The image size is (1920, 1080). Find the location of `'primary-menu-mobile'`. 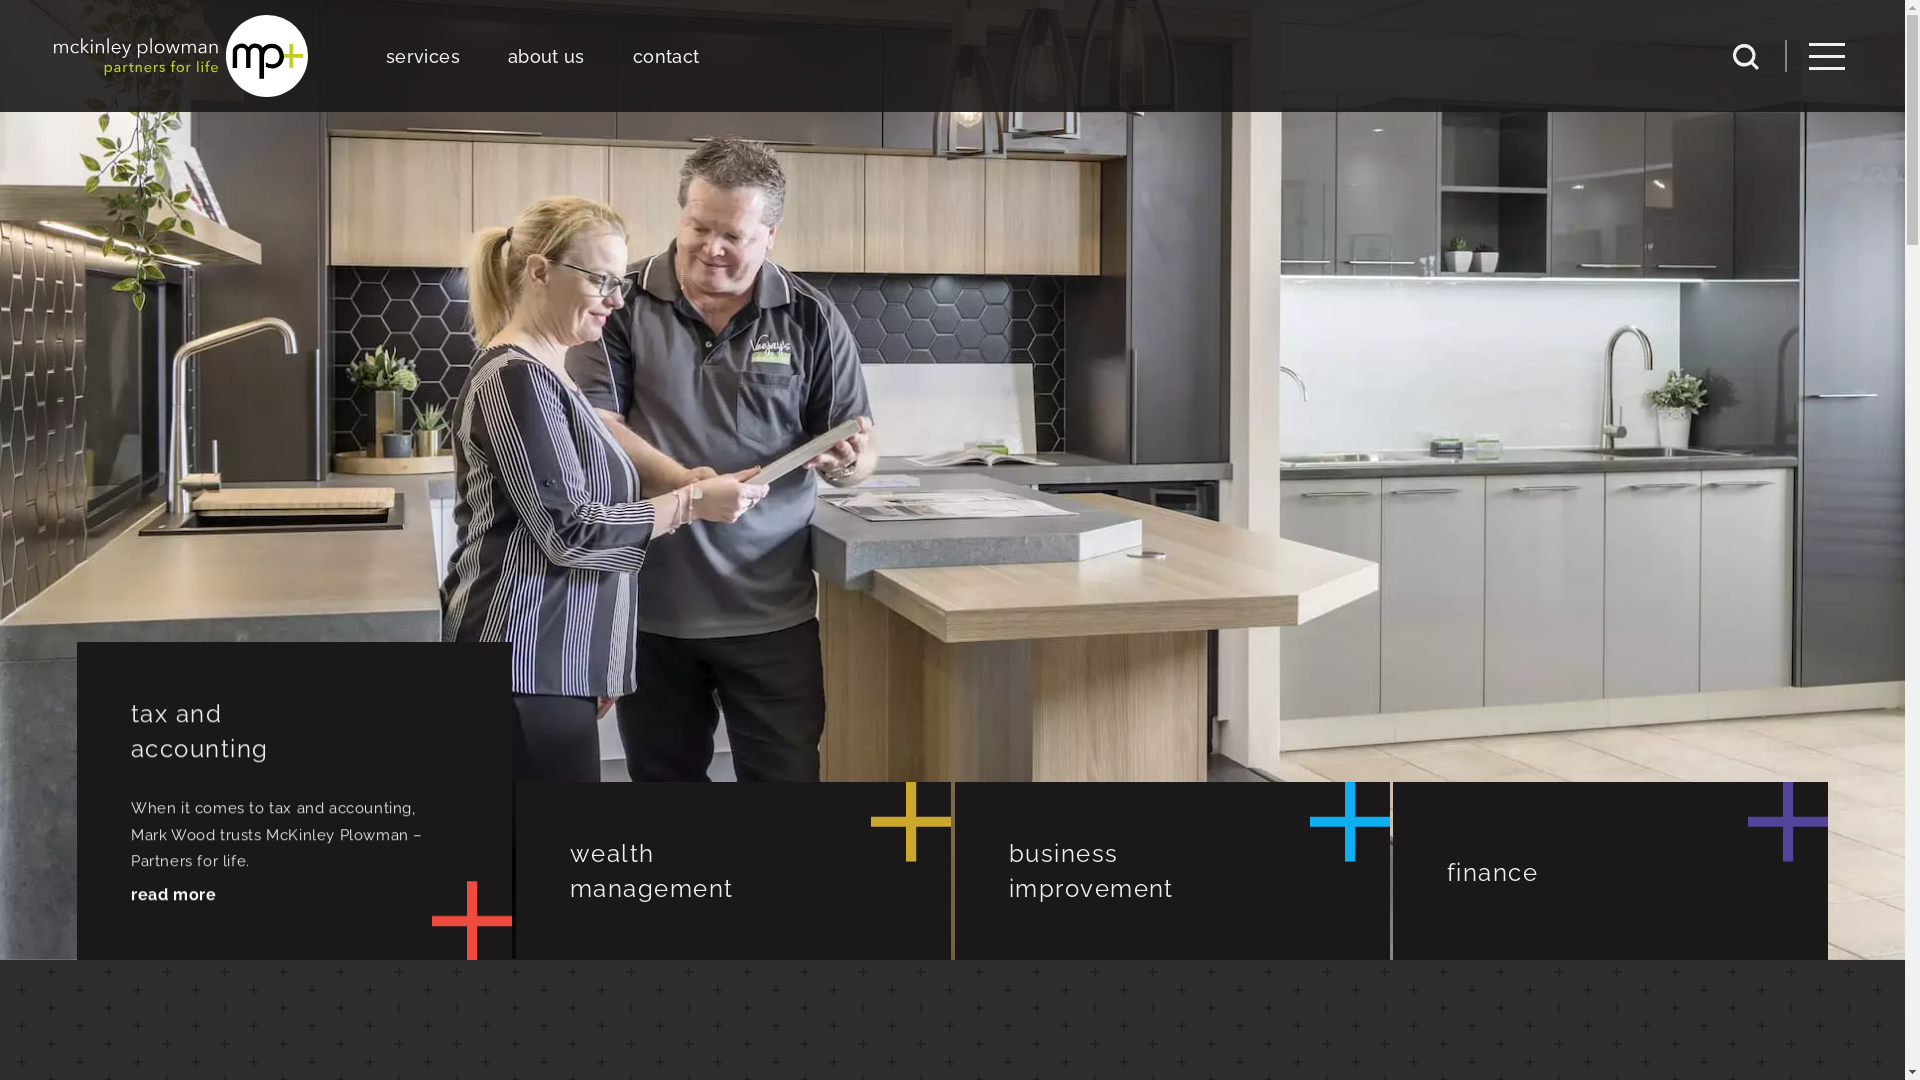

'primary-menu-mobile' is located at coordinates (1827, 55).